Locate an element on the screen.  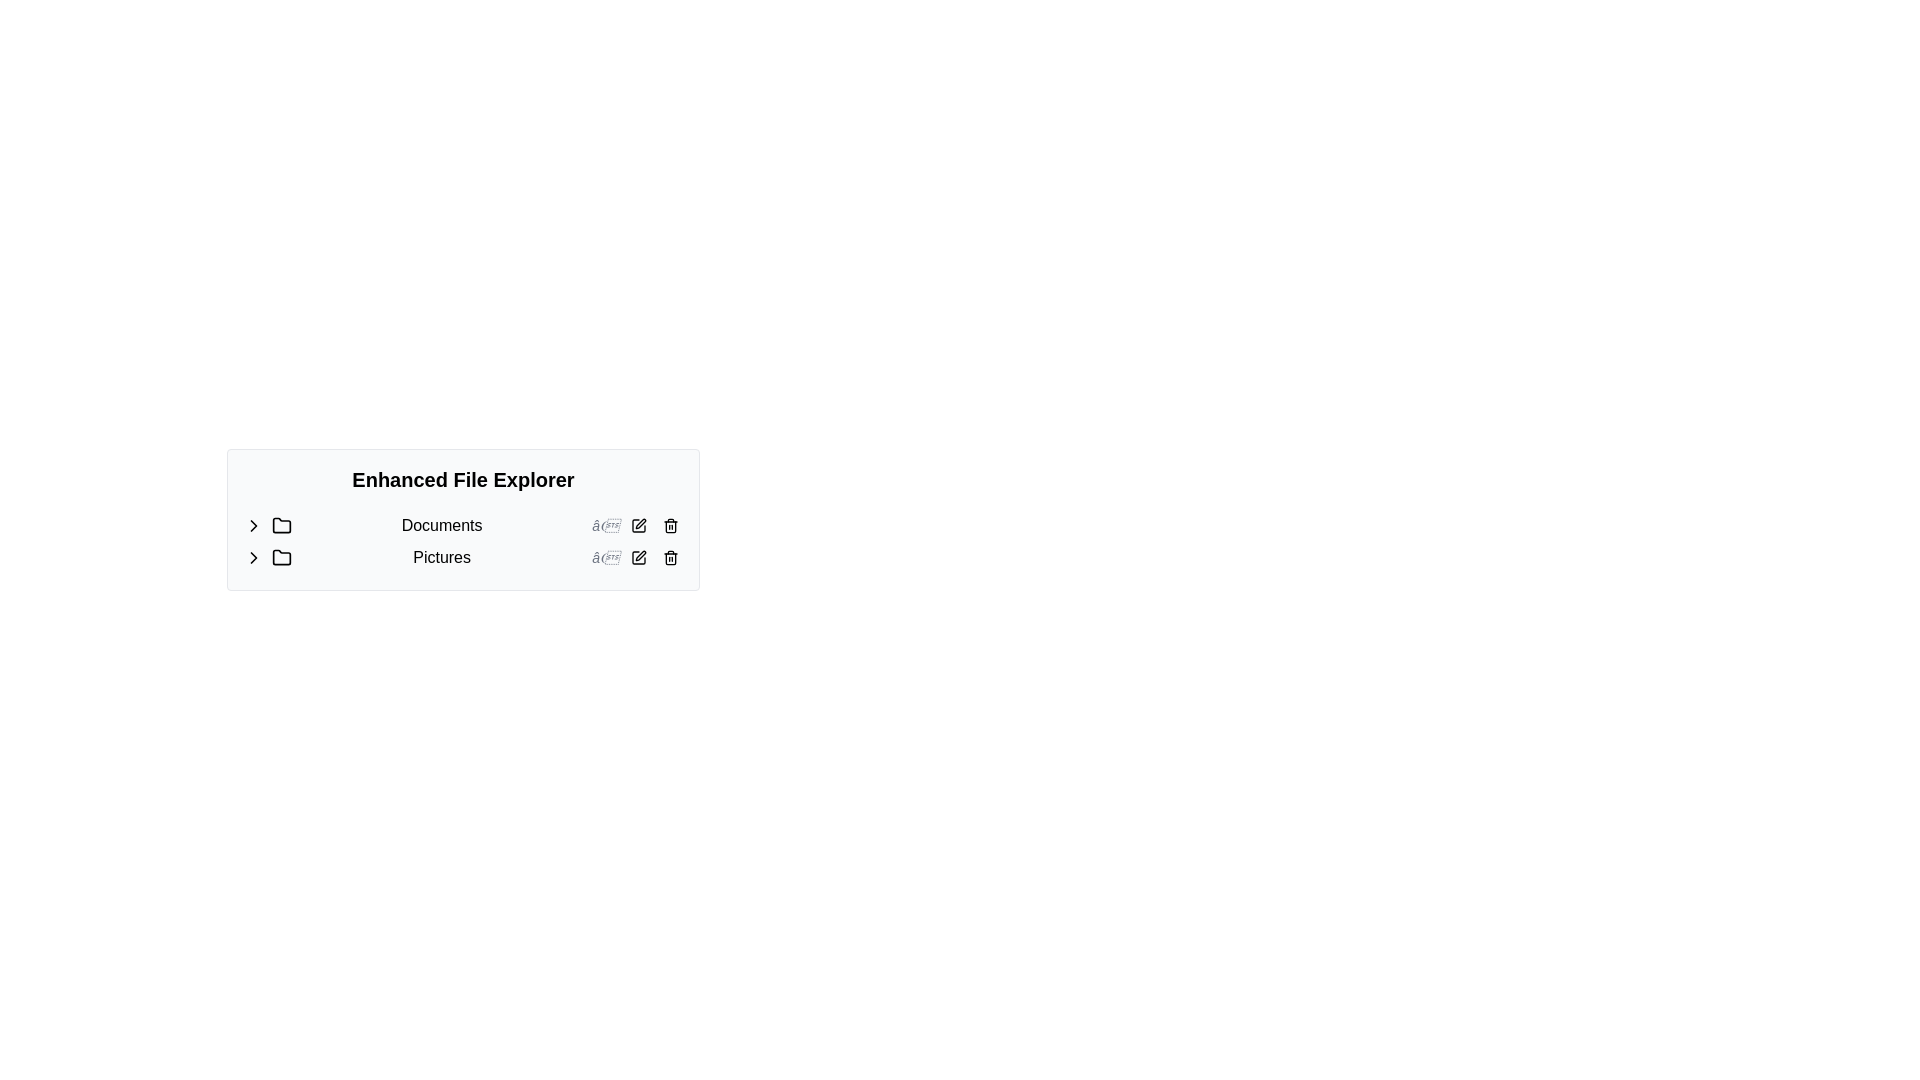
the 'Pictures' text label, which is part of the second item is located at coordinates (440, 558).